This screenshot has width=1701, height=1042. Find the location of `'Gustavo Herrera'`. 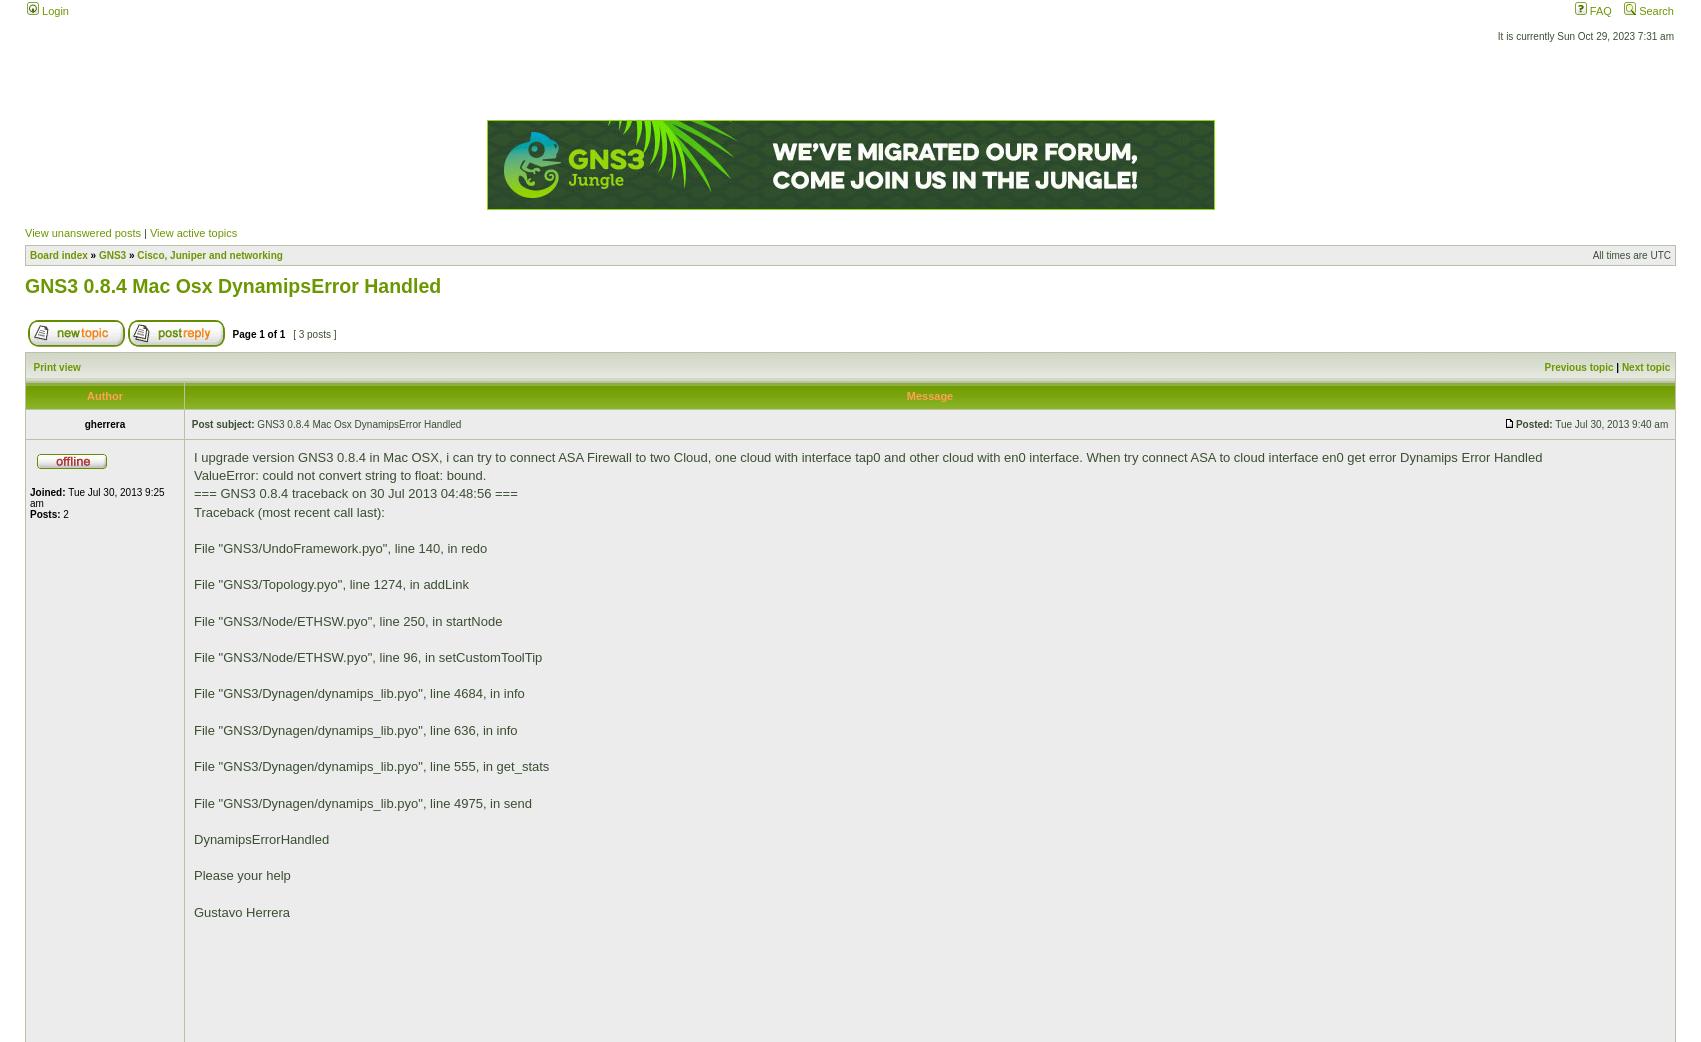

'Gustavo Herrera' is located at coordinates (241, 910).